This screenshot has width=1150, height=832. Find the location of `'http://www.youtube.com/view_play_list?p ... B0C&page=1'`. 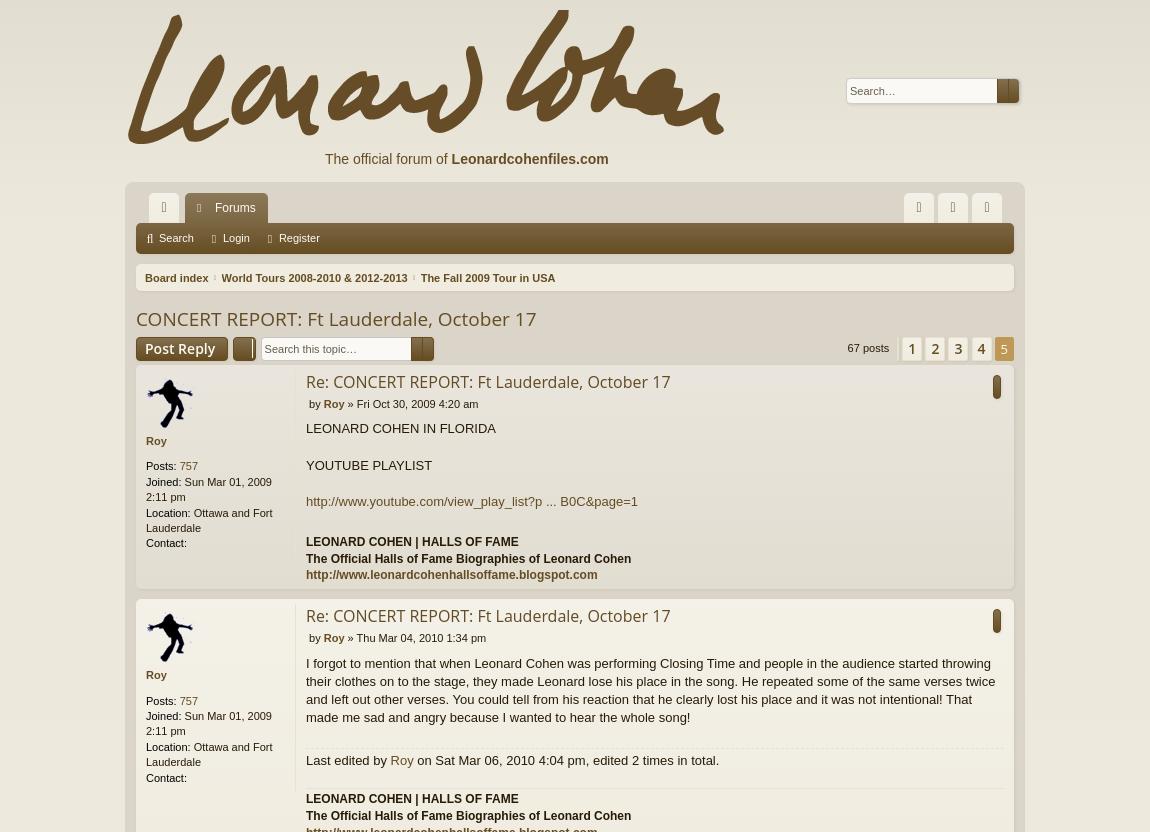

'http://www.youtube.com/view_play_list?p ... B0C&page=1' is located at coordinates (471, 500).